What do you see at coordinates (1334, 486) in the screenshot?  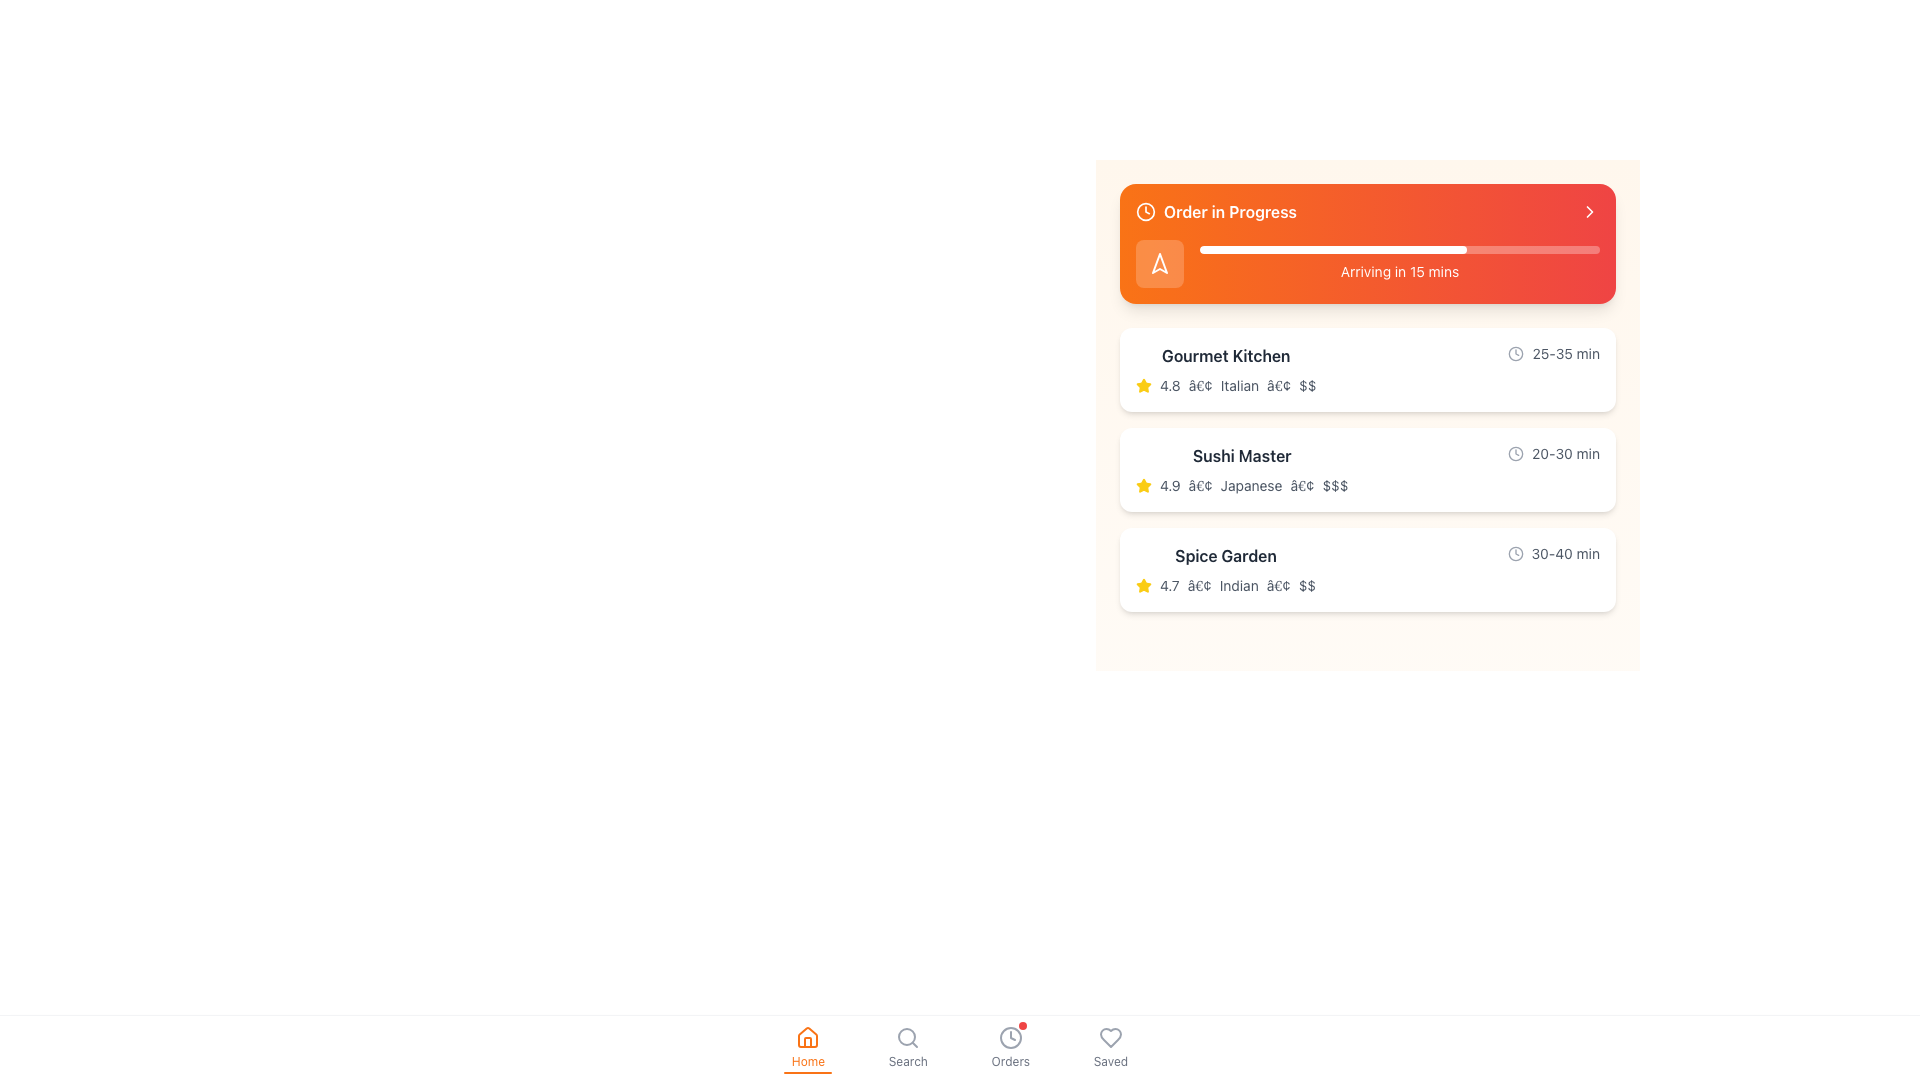 I see `the Text label displaying three dollar signs ($$$) indicating a price range under 'Sushi Master' in the second row of the list` at bounding box center [1334, 486].